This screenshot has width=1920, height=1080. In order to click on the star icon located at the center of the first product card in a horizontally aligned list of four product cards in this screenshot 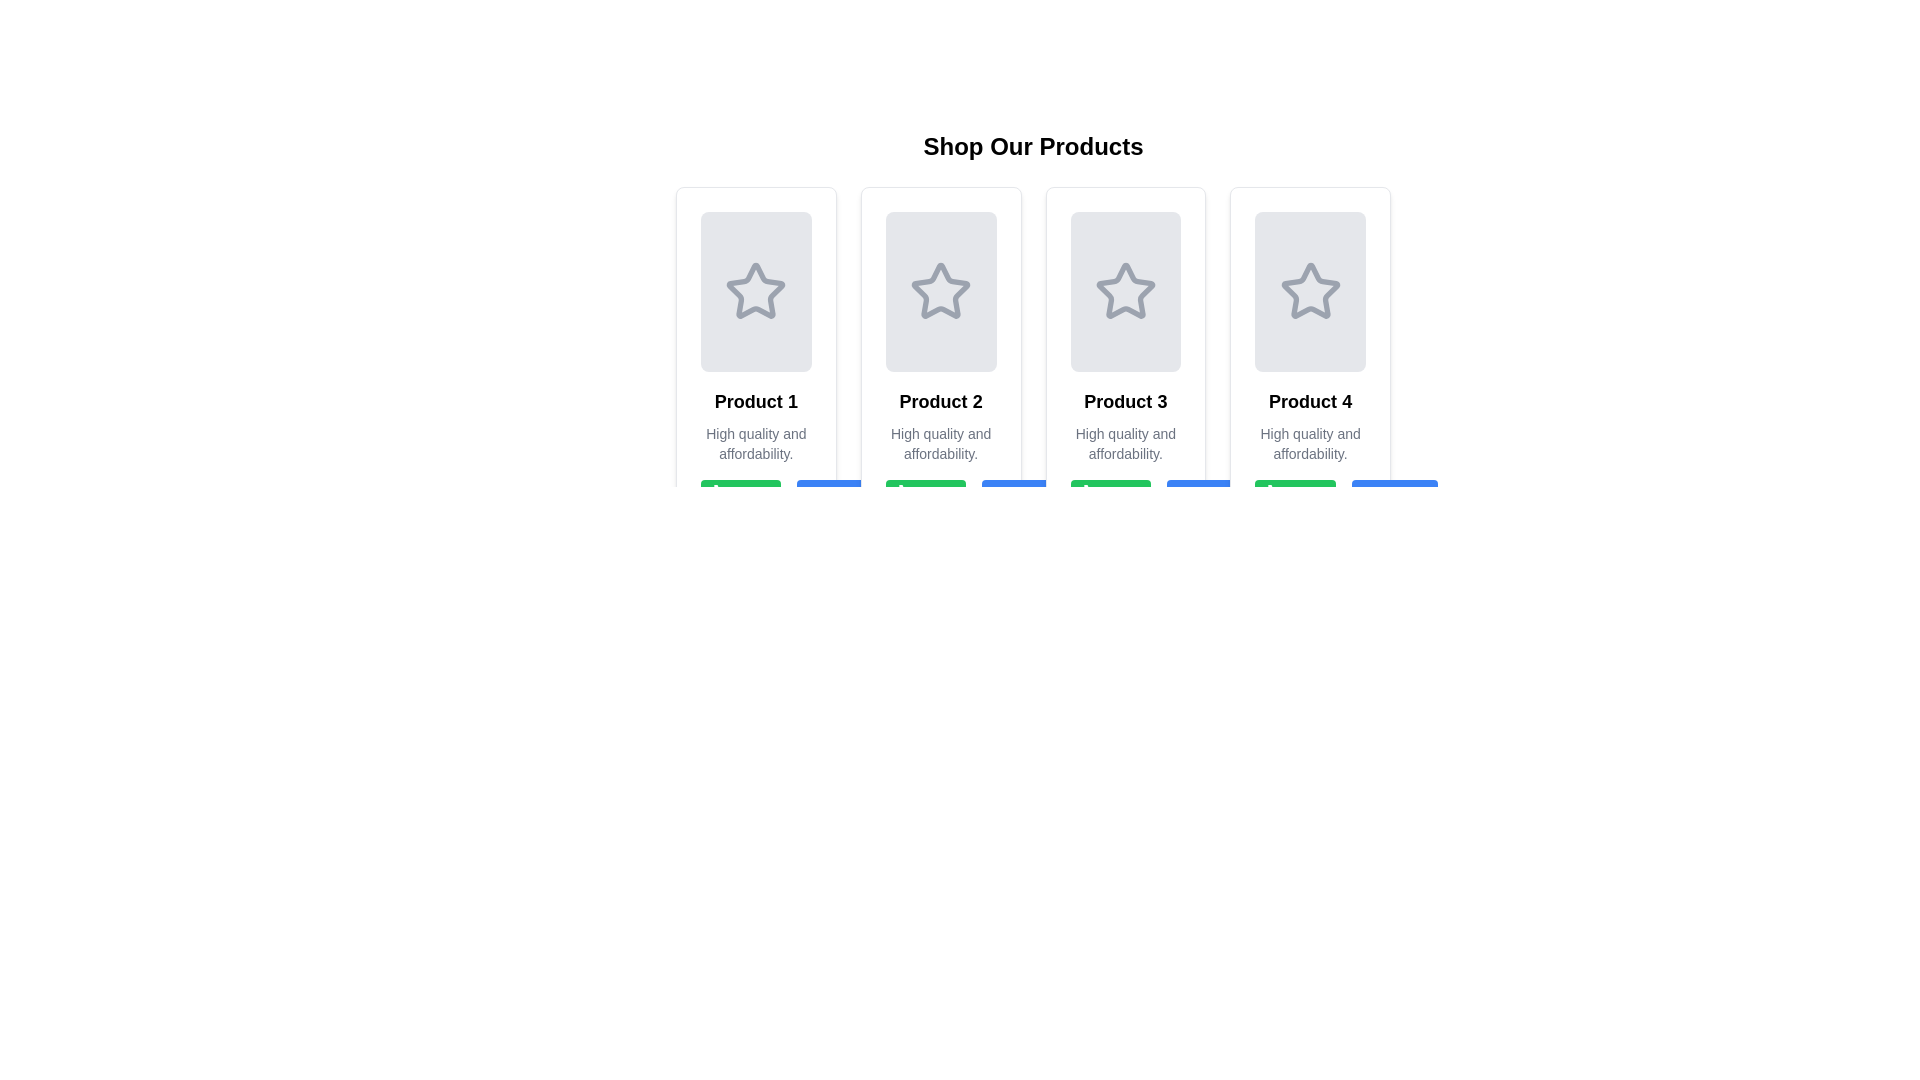, I will do `click(755, 292)`.